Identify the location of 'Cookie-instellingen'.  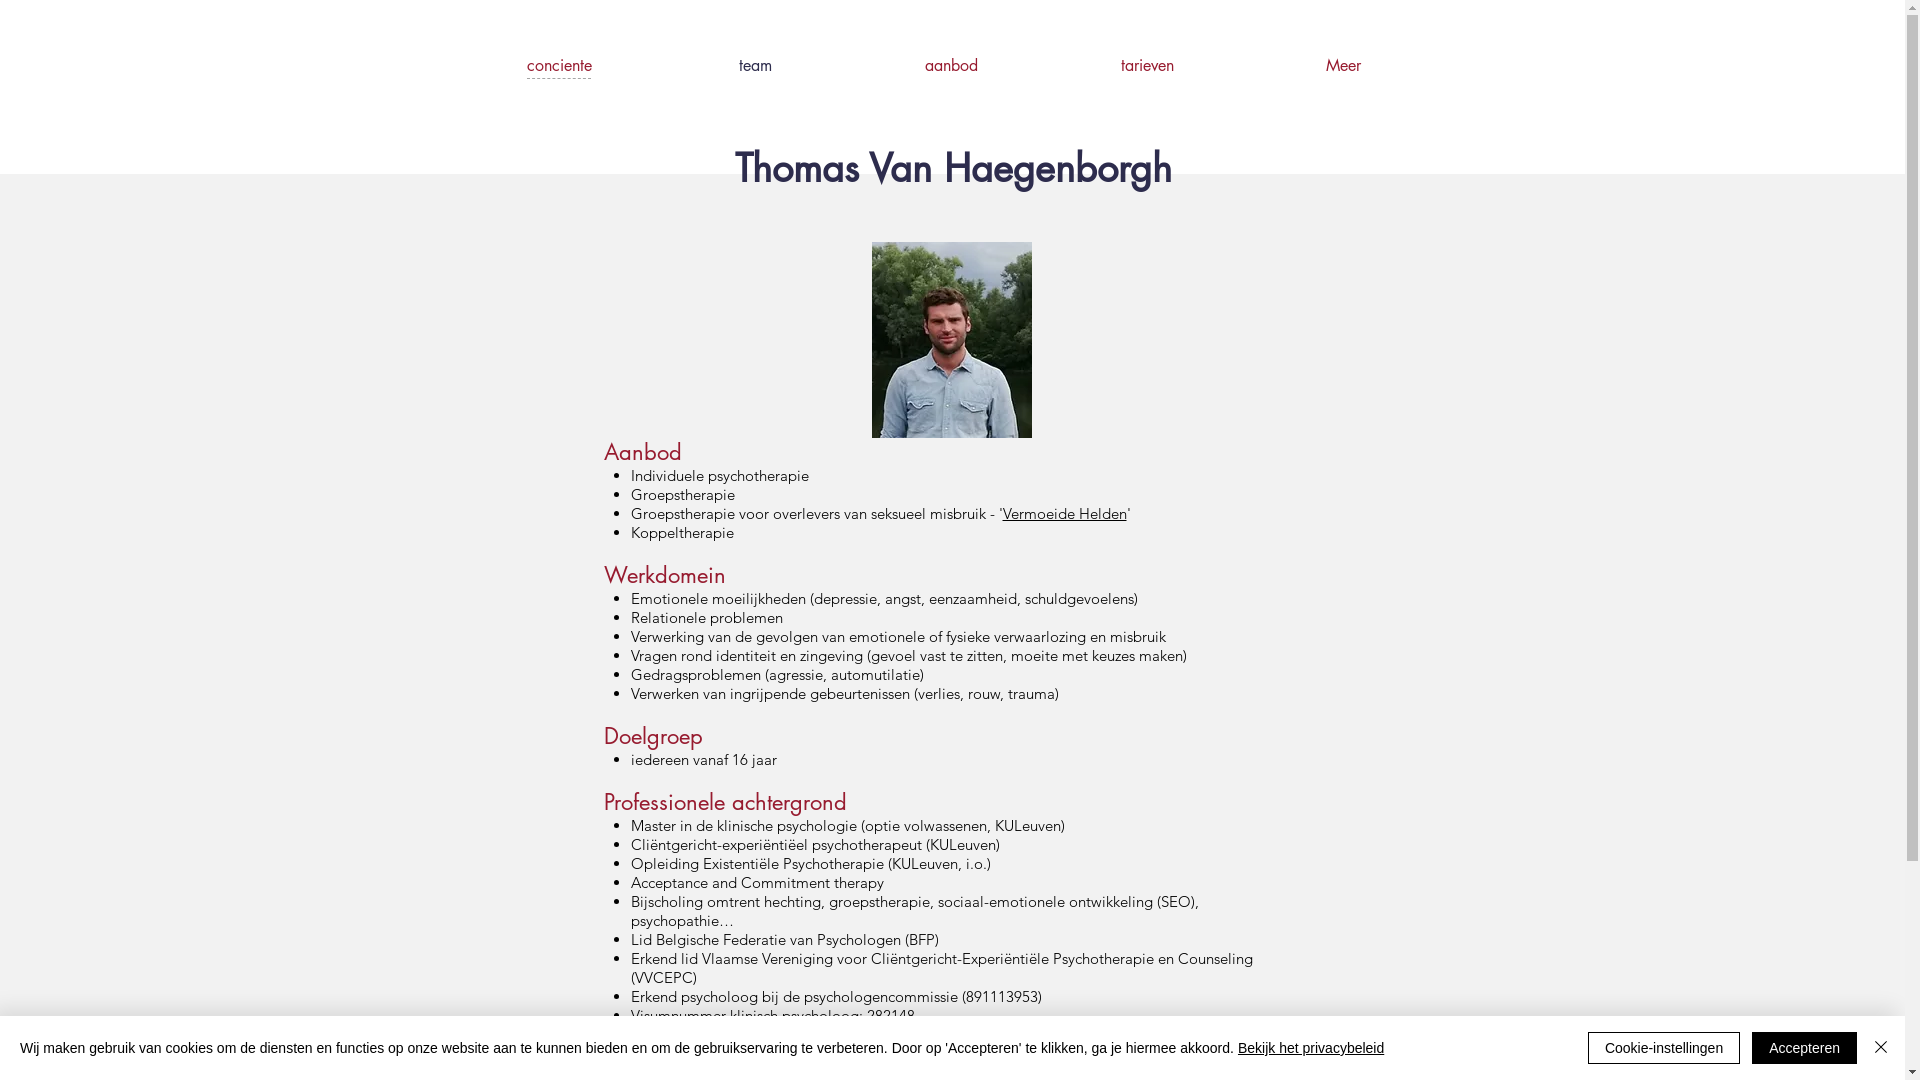
(1664, 1047).